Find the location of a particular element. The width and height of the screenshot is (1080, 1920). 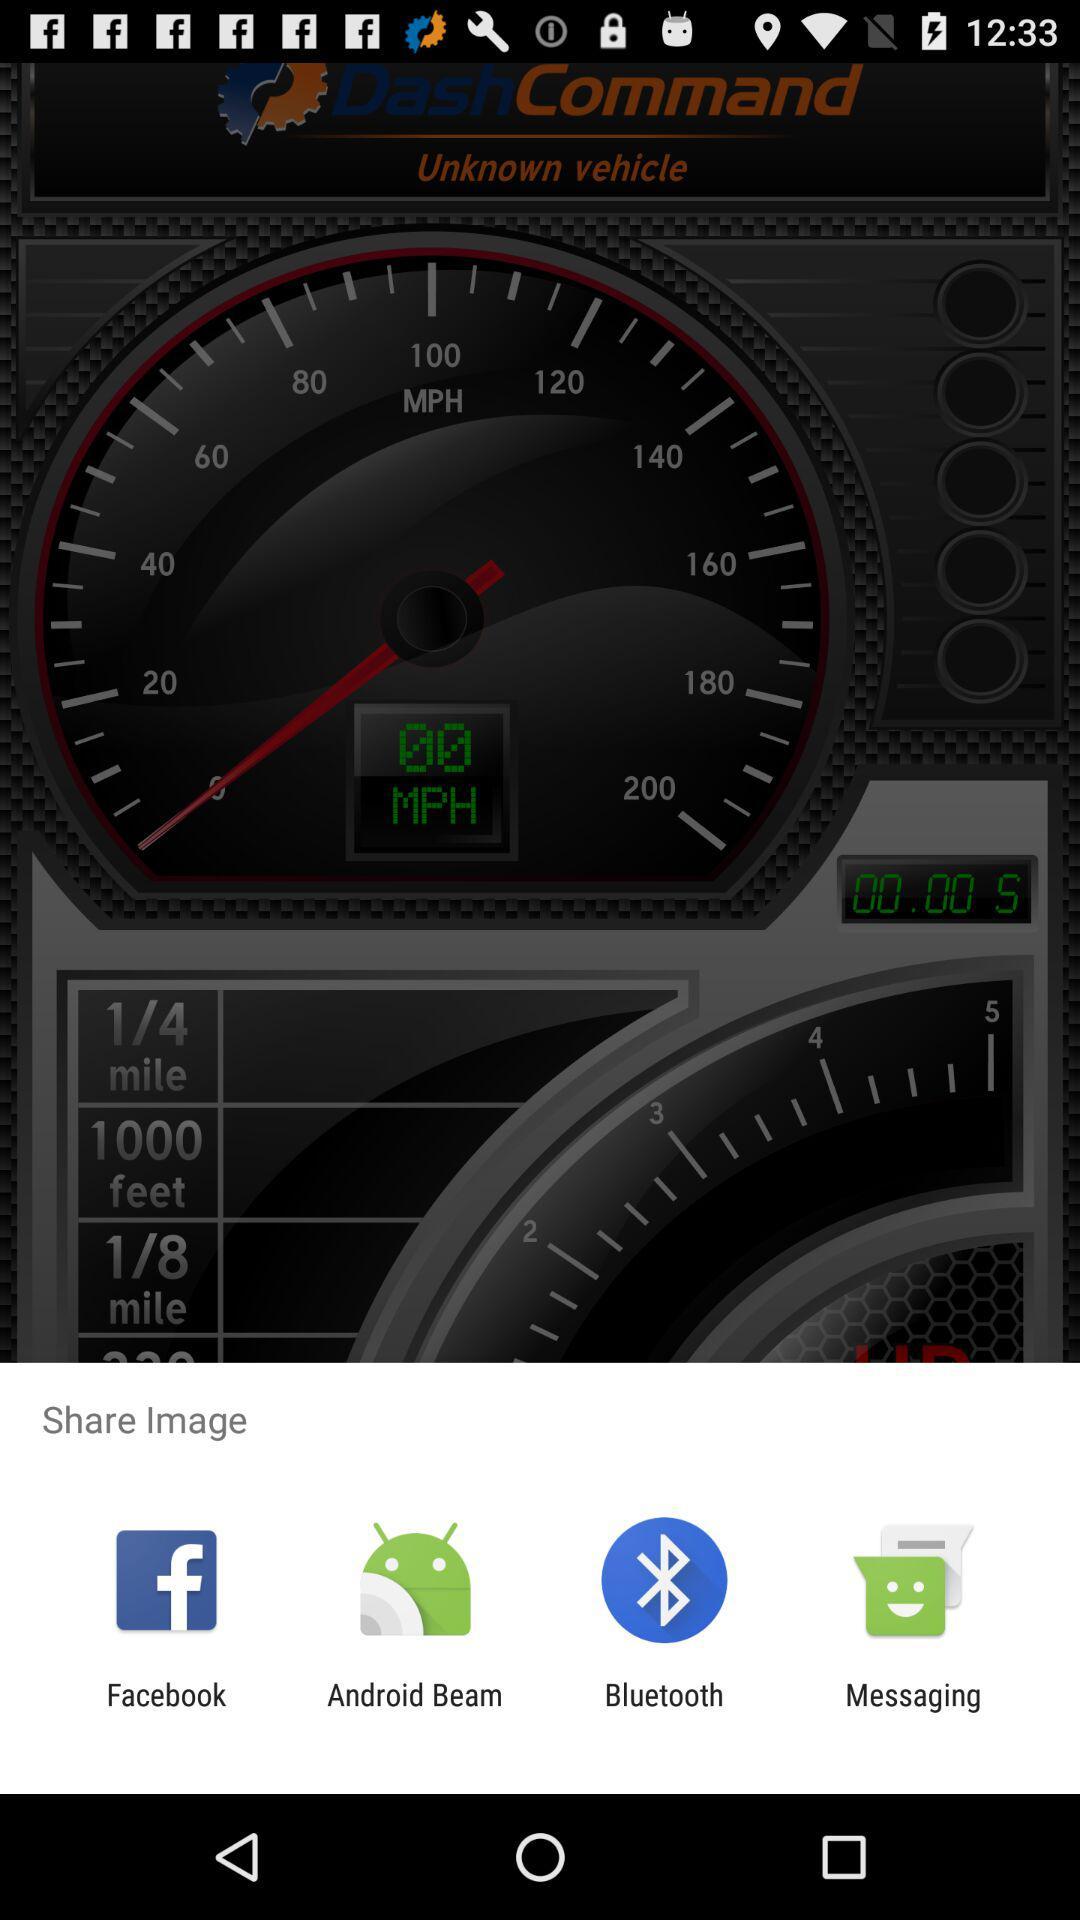

app to the right of the android beam app is located at coordinates (664, 1711).